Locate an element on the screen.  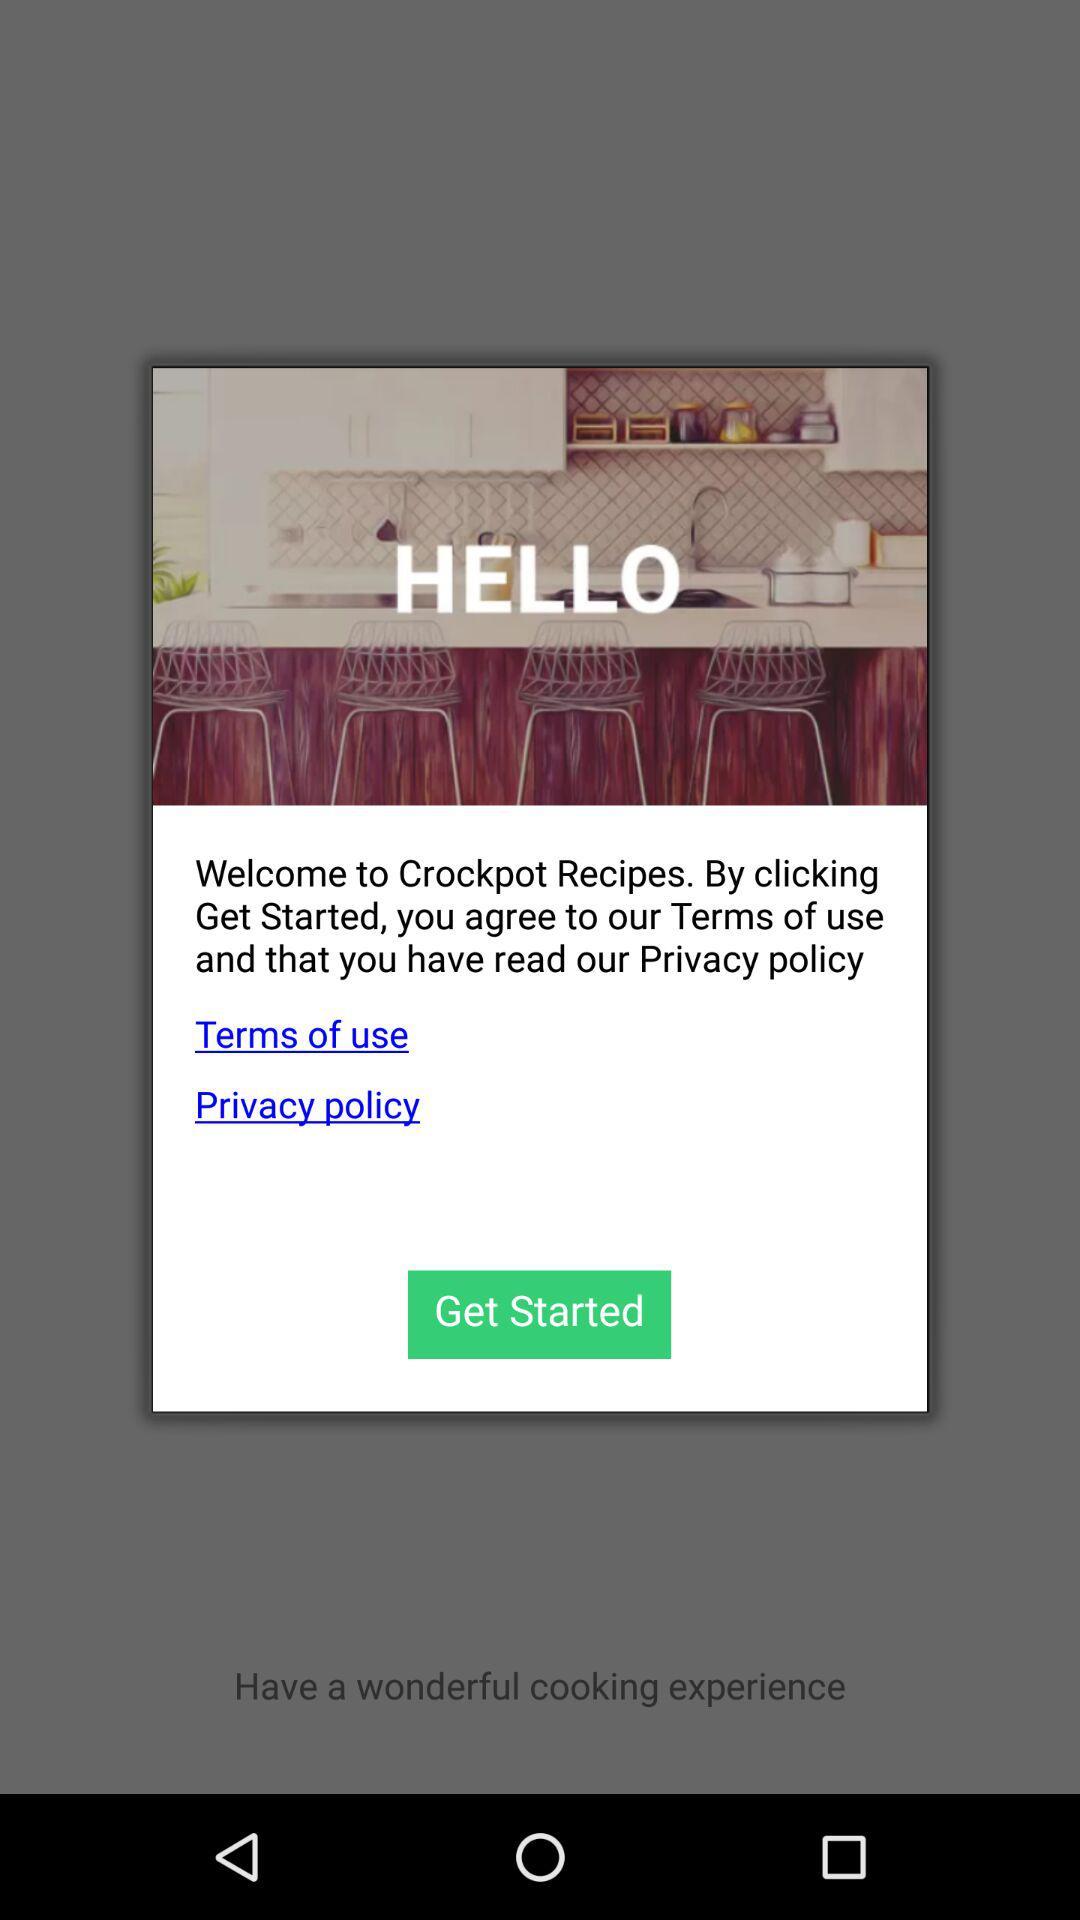
the welcome to crockpot is located at coordinates (518, 898).